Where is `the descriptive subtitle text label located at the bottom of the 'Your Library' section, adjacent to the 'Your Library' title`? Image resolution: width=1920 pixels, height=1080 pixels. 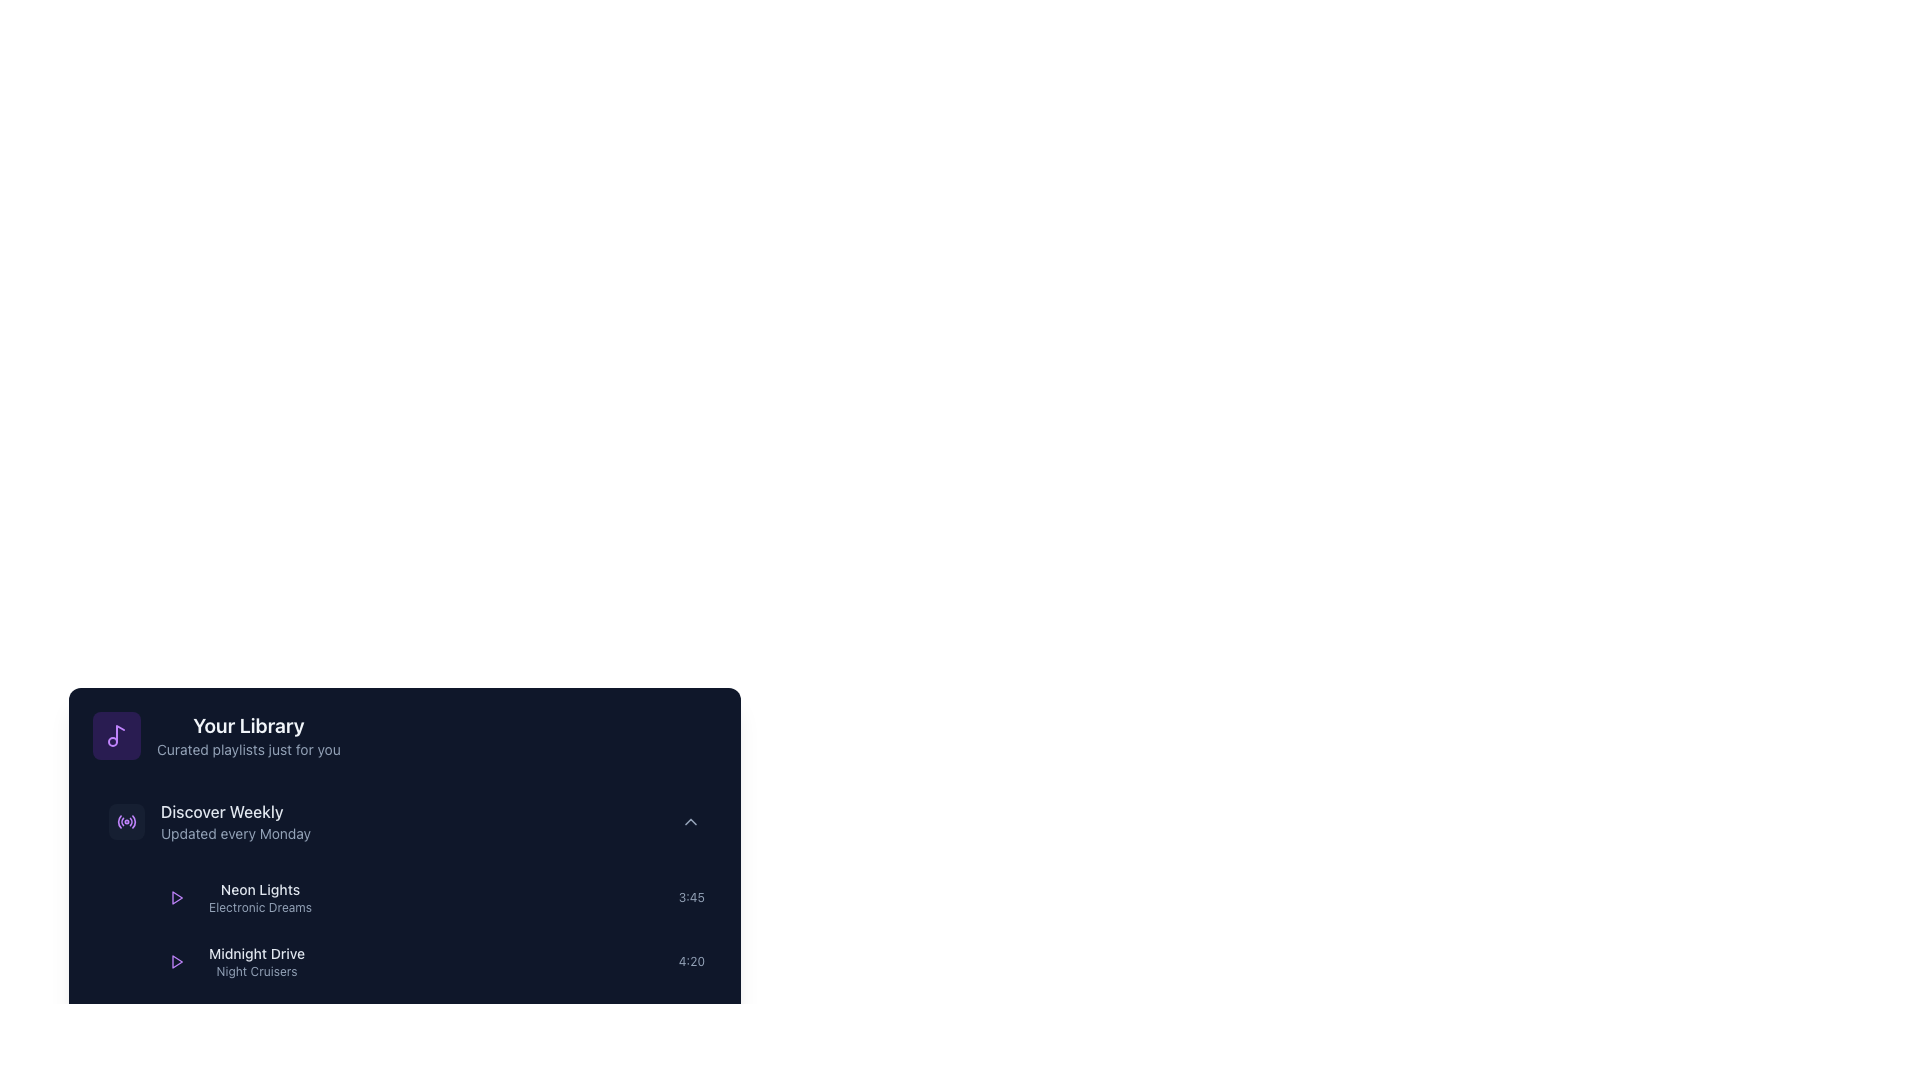 the descriptive subtitle text label located at the bottom of the 'Your Library' section, adjacent to the 'Your Library' title is located at coordinates (247, 749).